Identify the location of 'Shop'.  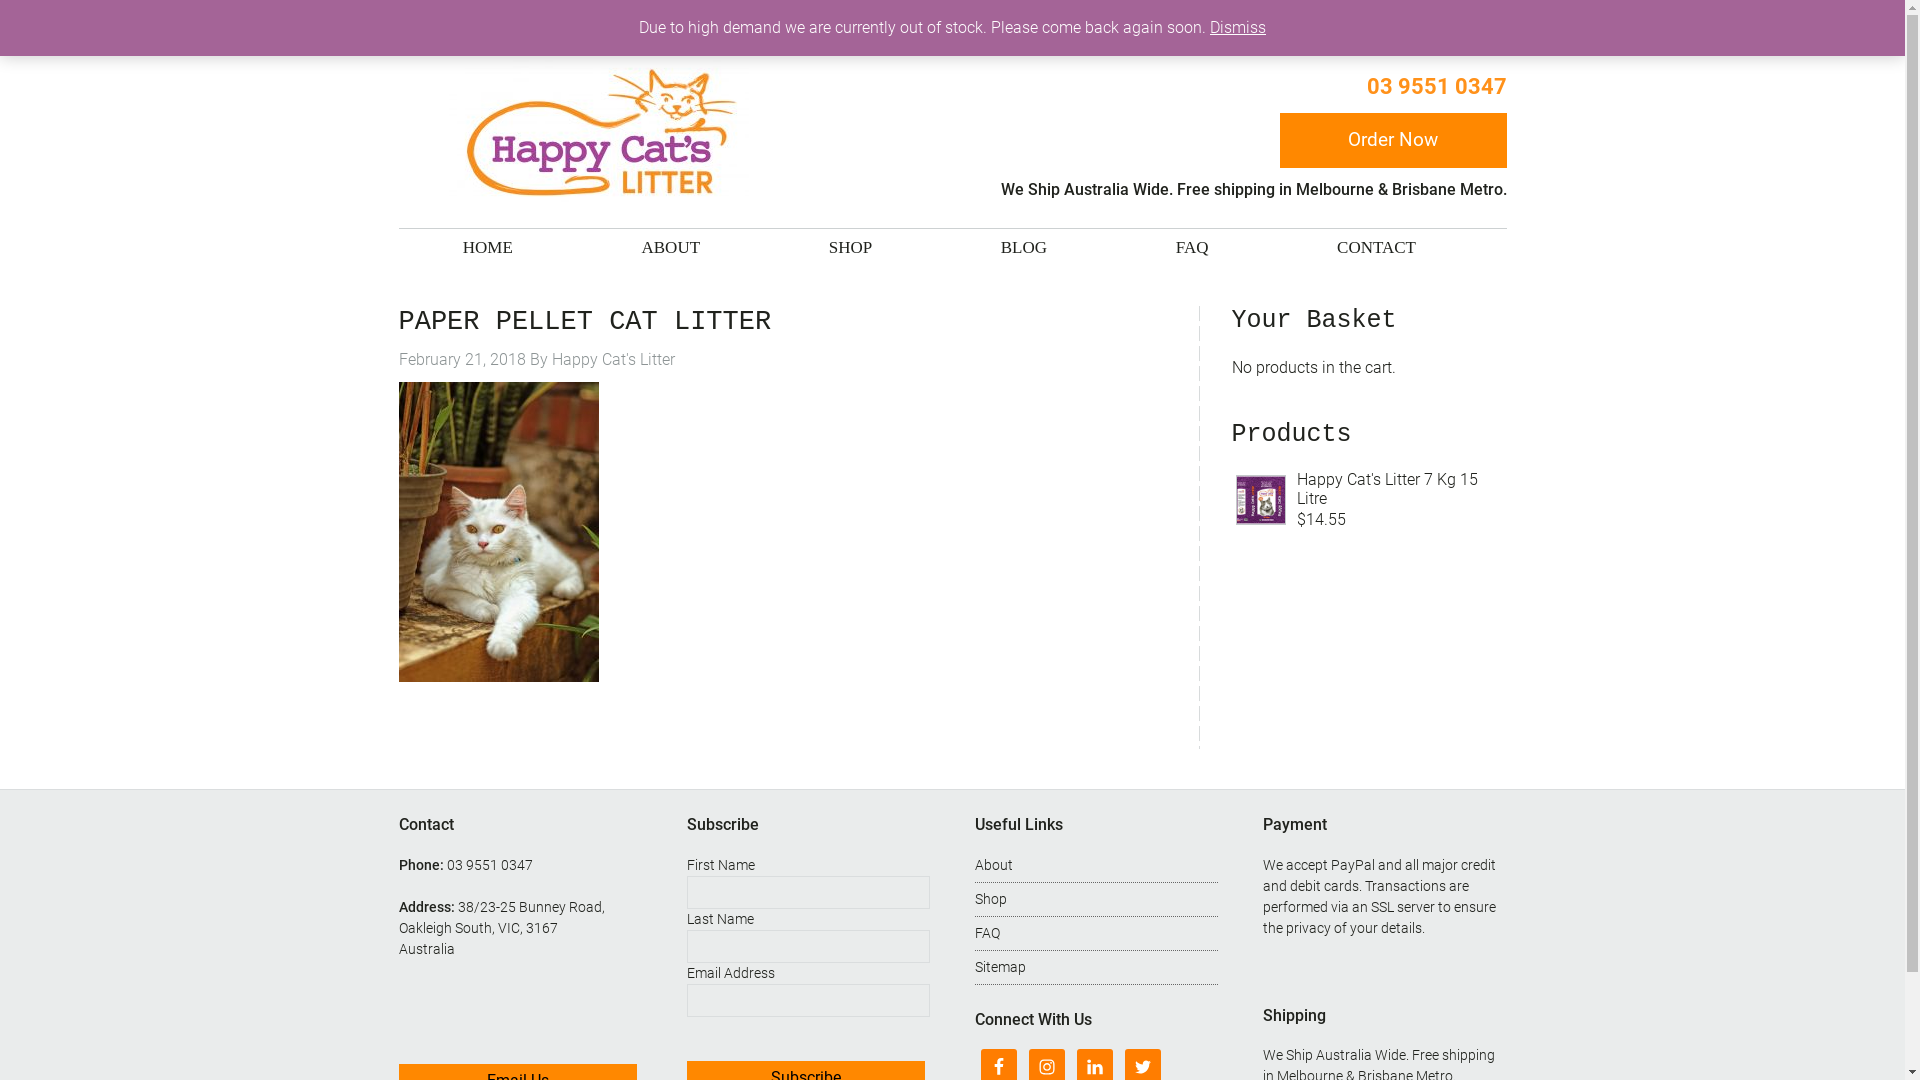
(990, 897).